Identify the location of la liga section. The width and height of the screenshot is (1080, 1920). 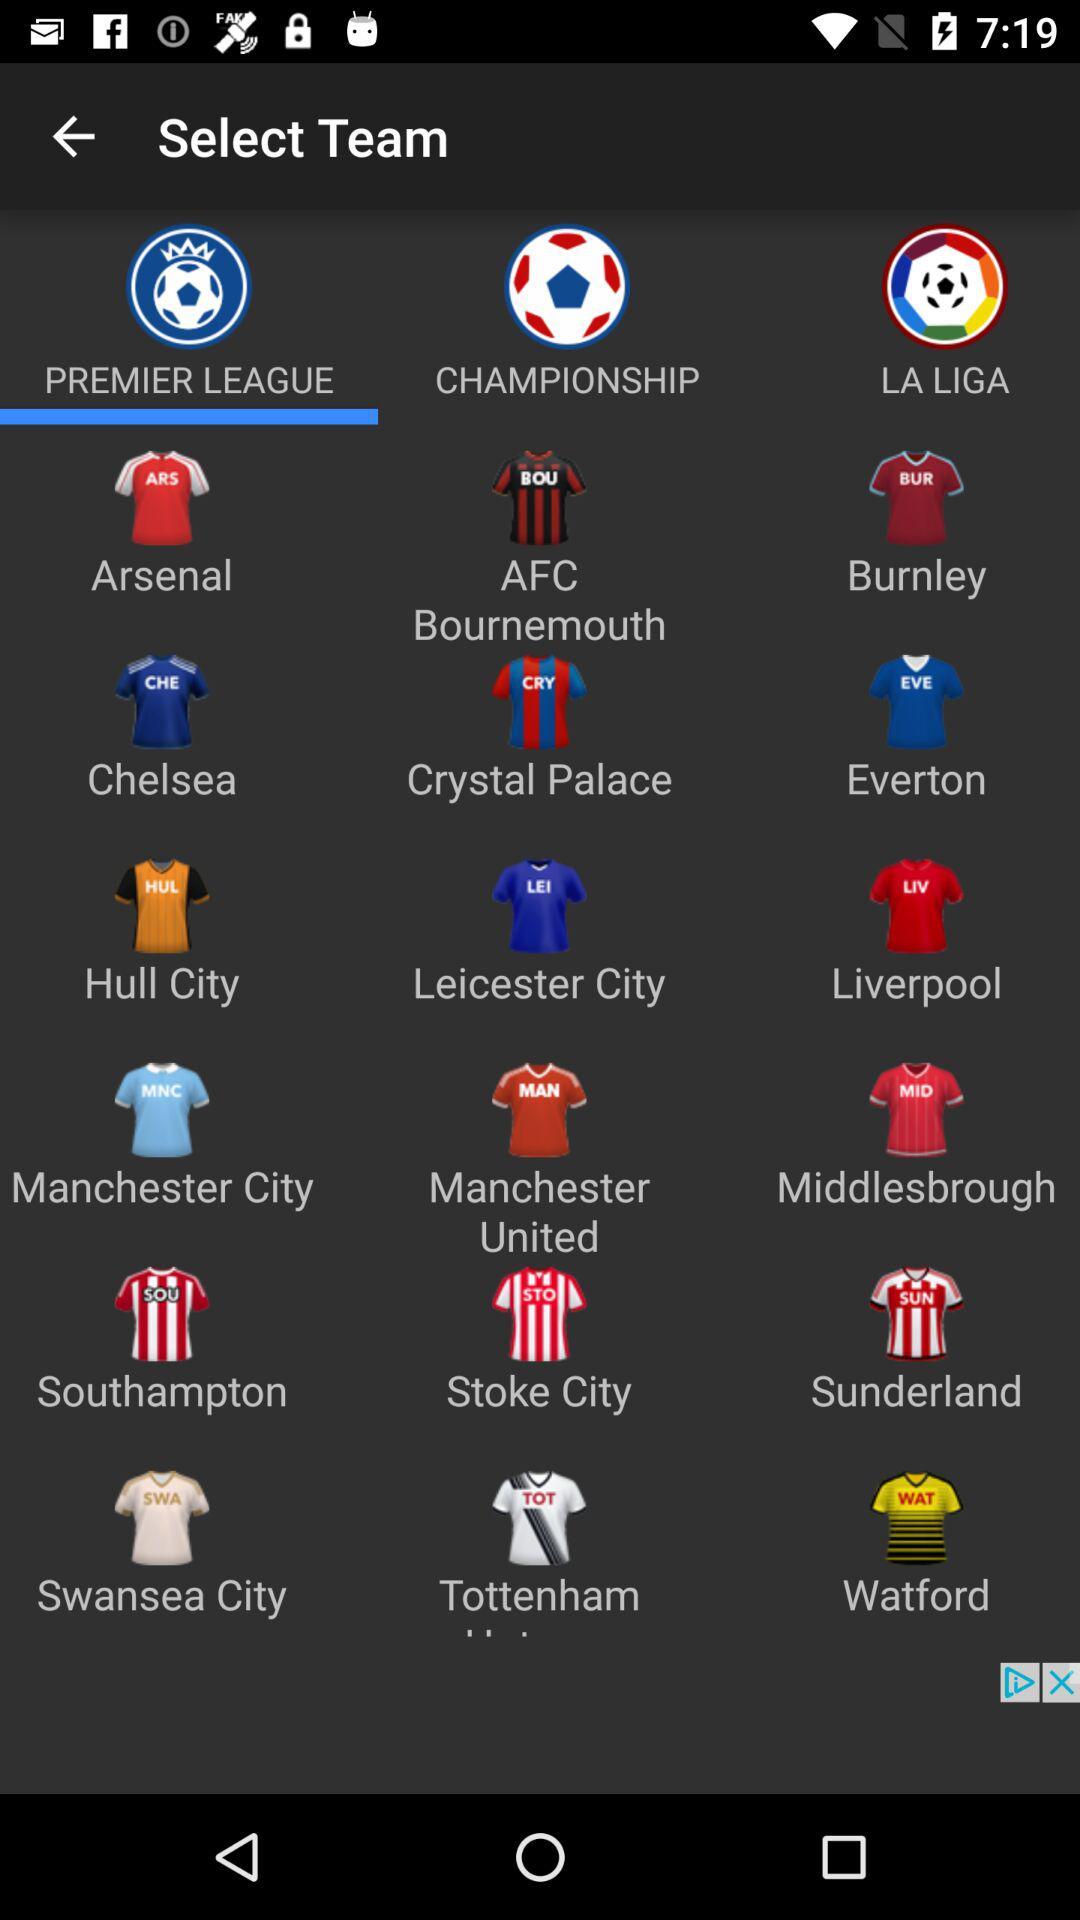
(918, 415).